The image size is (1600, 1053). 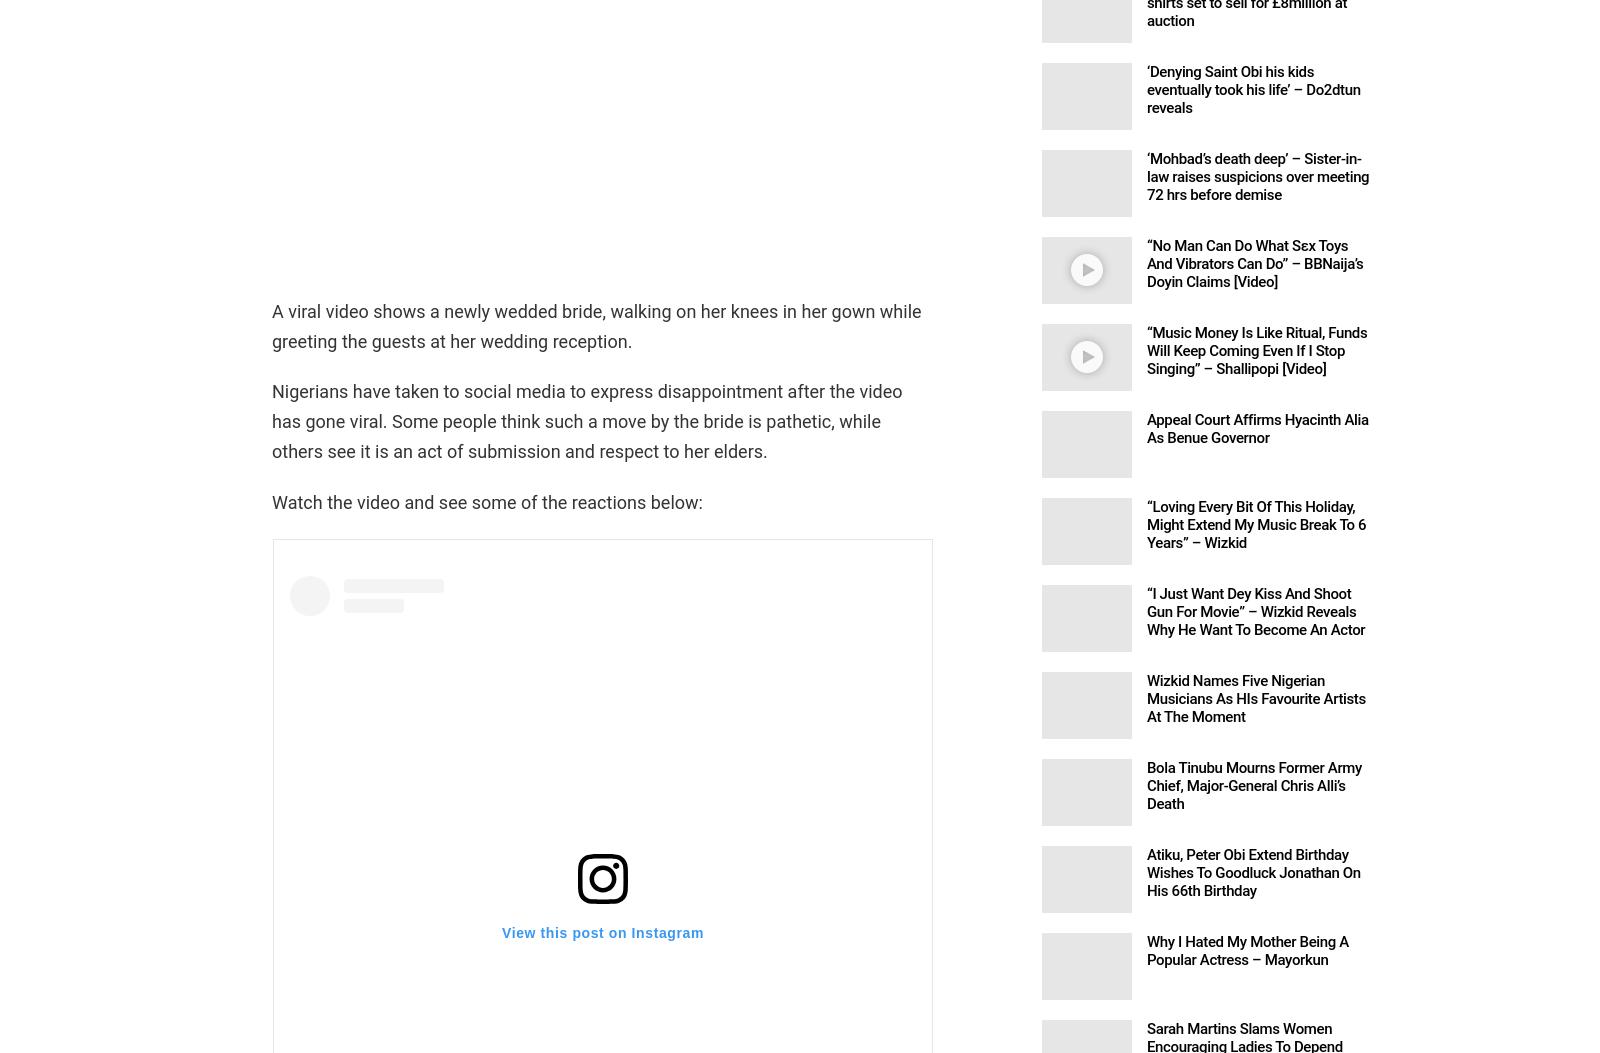 I want to click on 'Bola Tinubu Mourns Former Army Chief, Major-General Chris Alli’s Death', so click(x=1252, y=785).